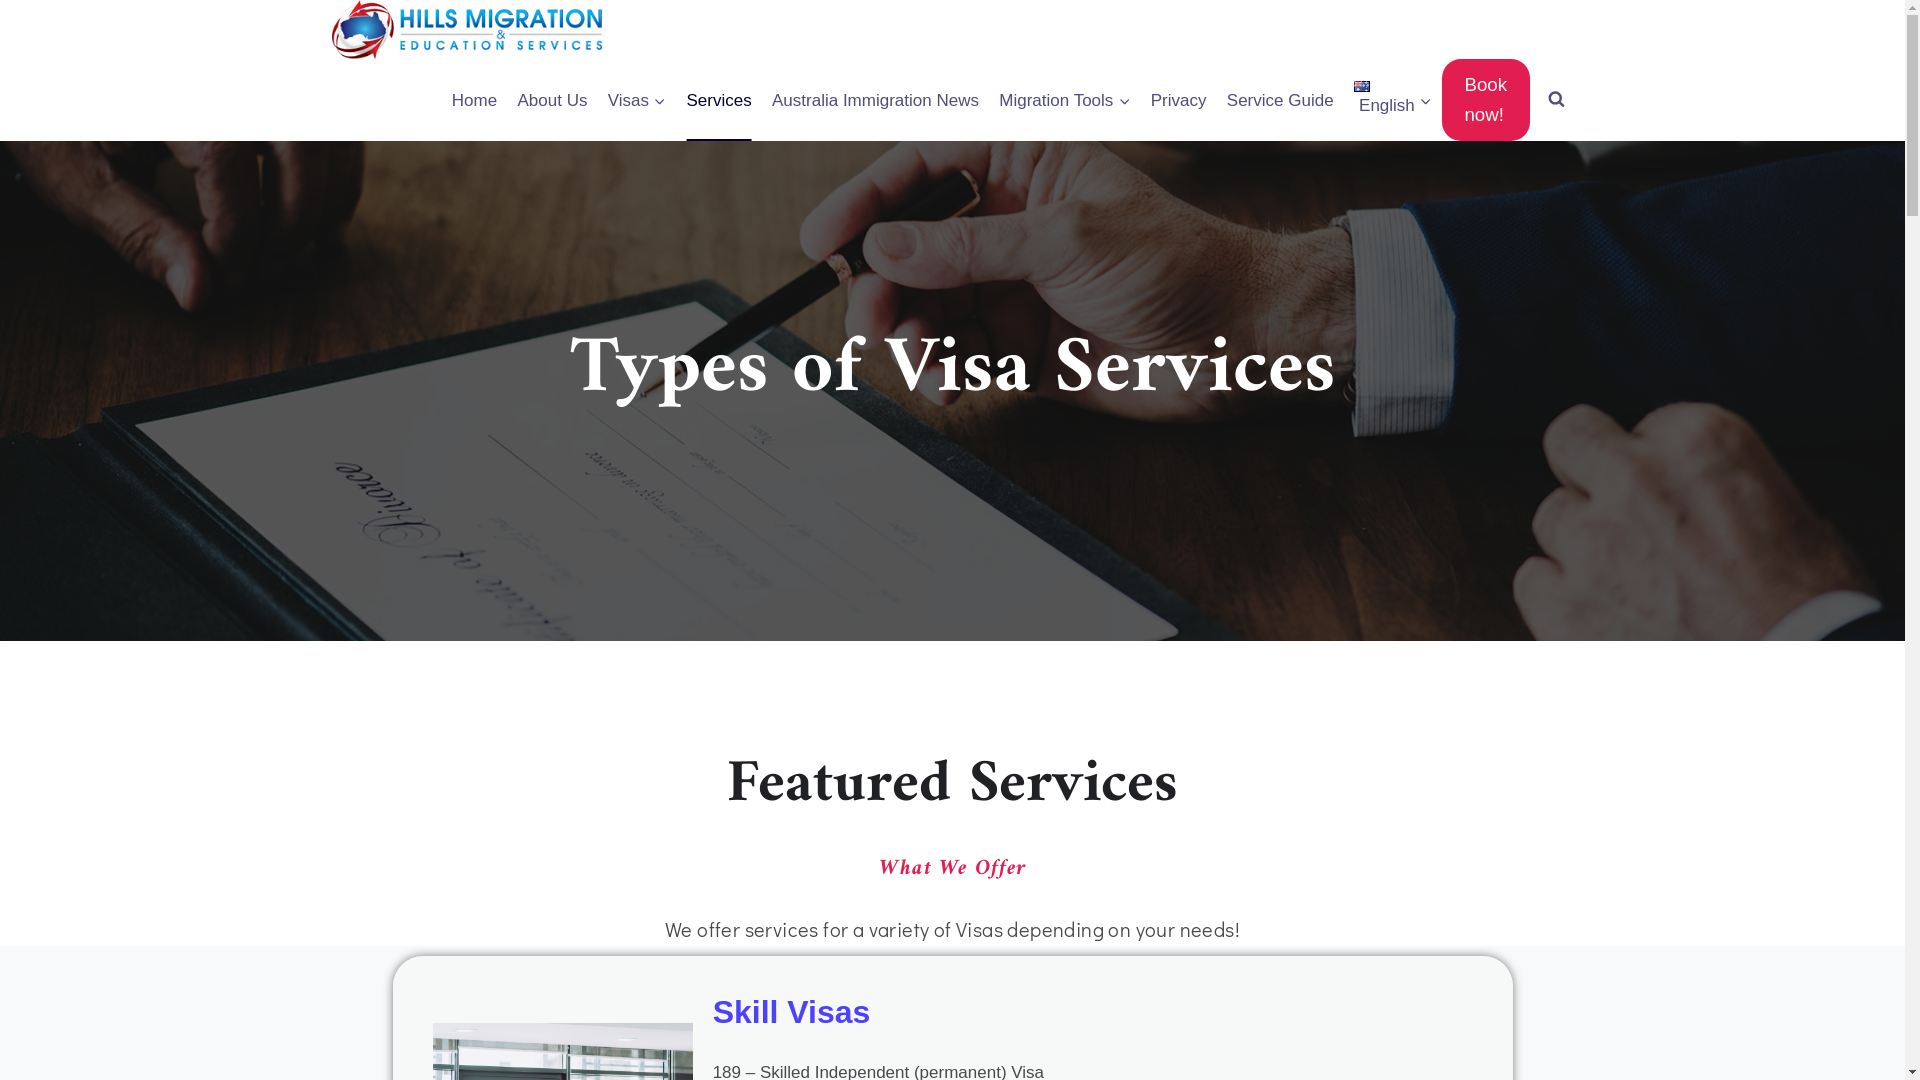  What do you see at coordinates (1063, 100) in the screenshot?
I see `'Migration Tools'` at bounding box center [1063, 100].